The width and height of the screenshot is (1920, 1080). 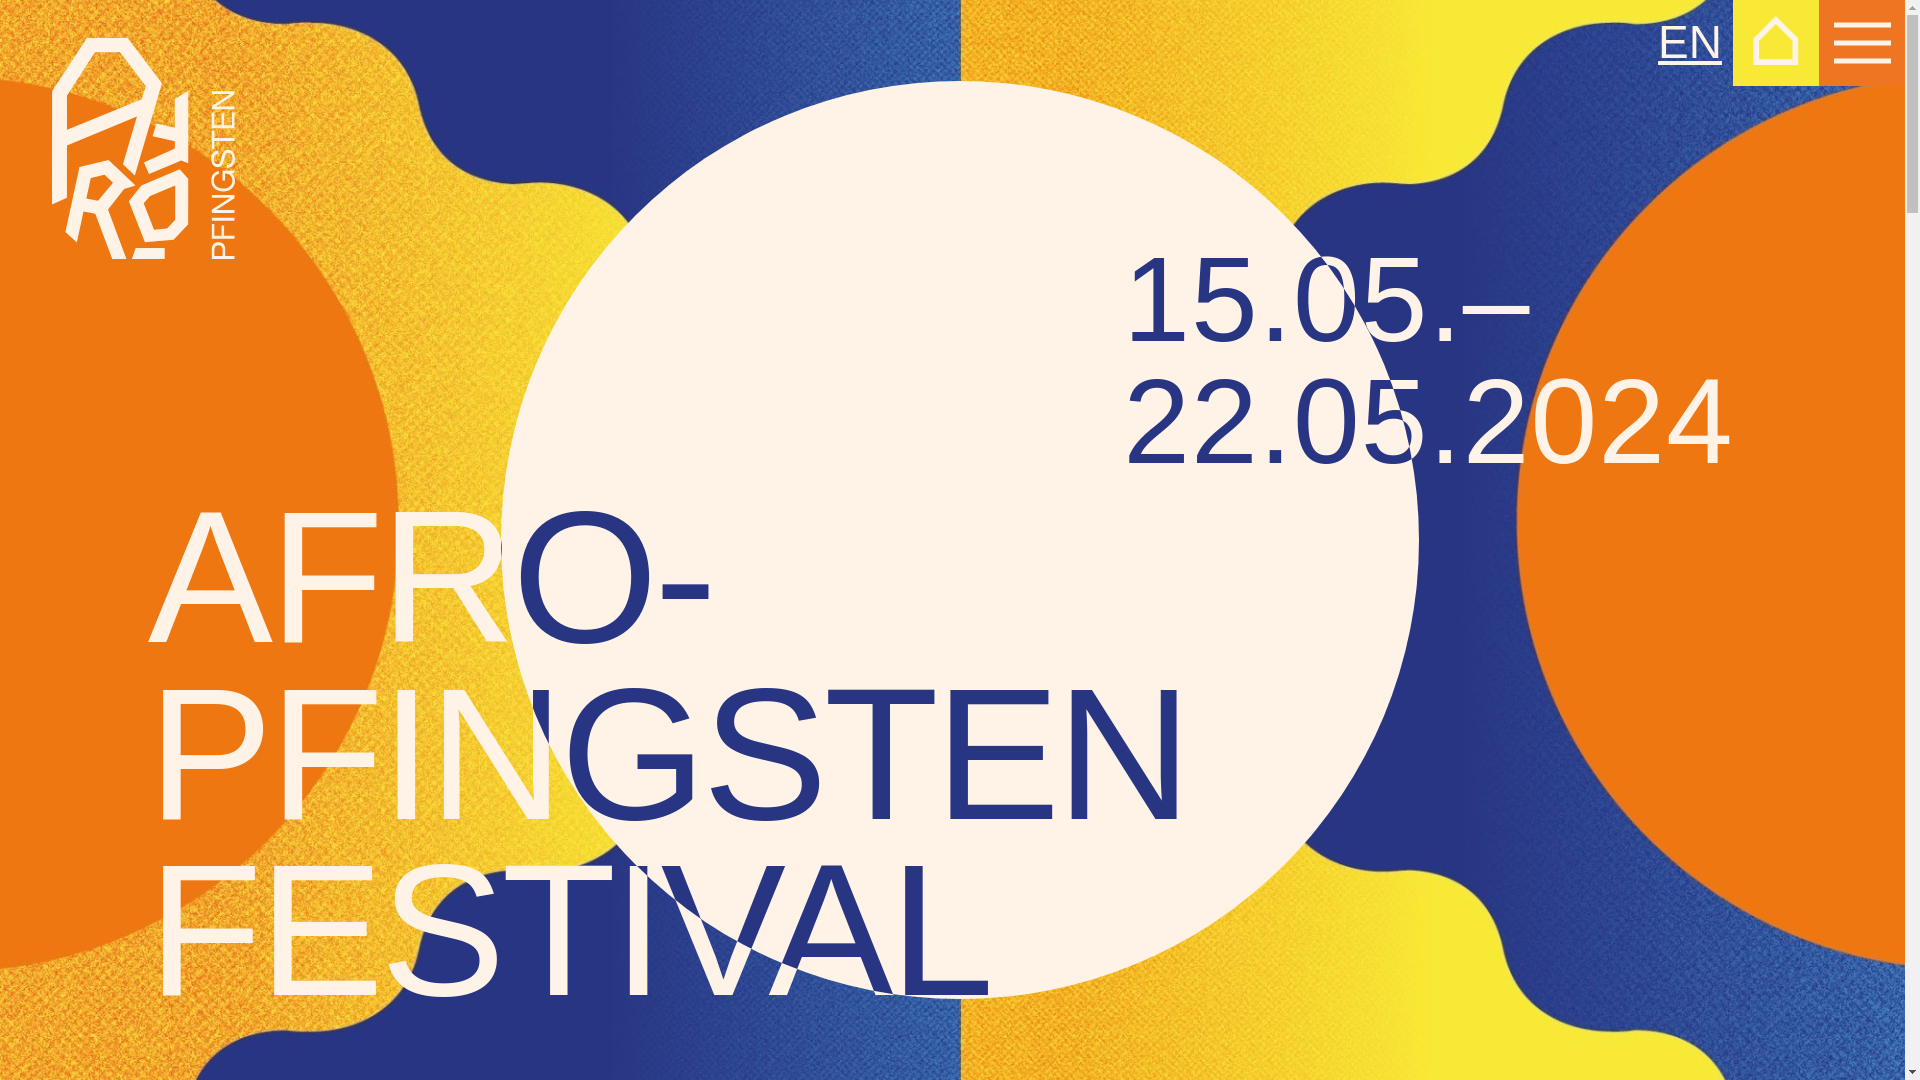 What do you see at coordinates (142, 147) in the screenshot?
I see `'Afro-Pfingsten Winterthur'` at bounding box center [142, 147].